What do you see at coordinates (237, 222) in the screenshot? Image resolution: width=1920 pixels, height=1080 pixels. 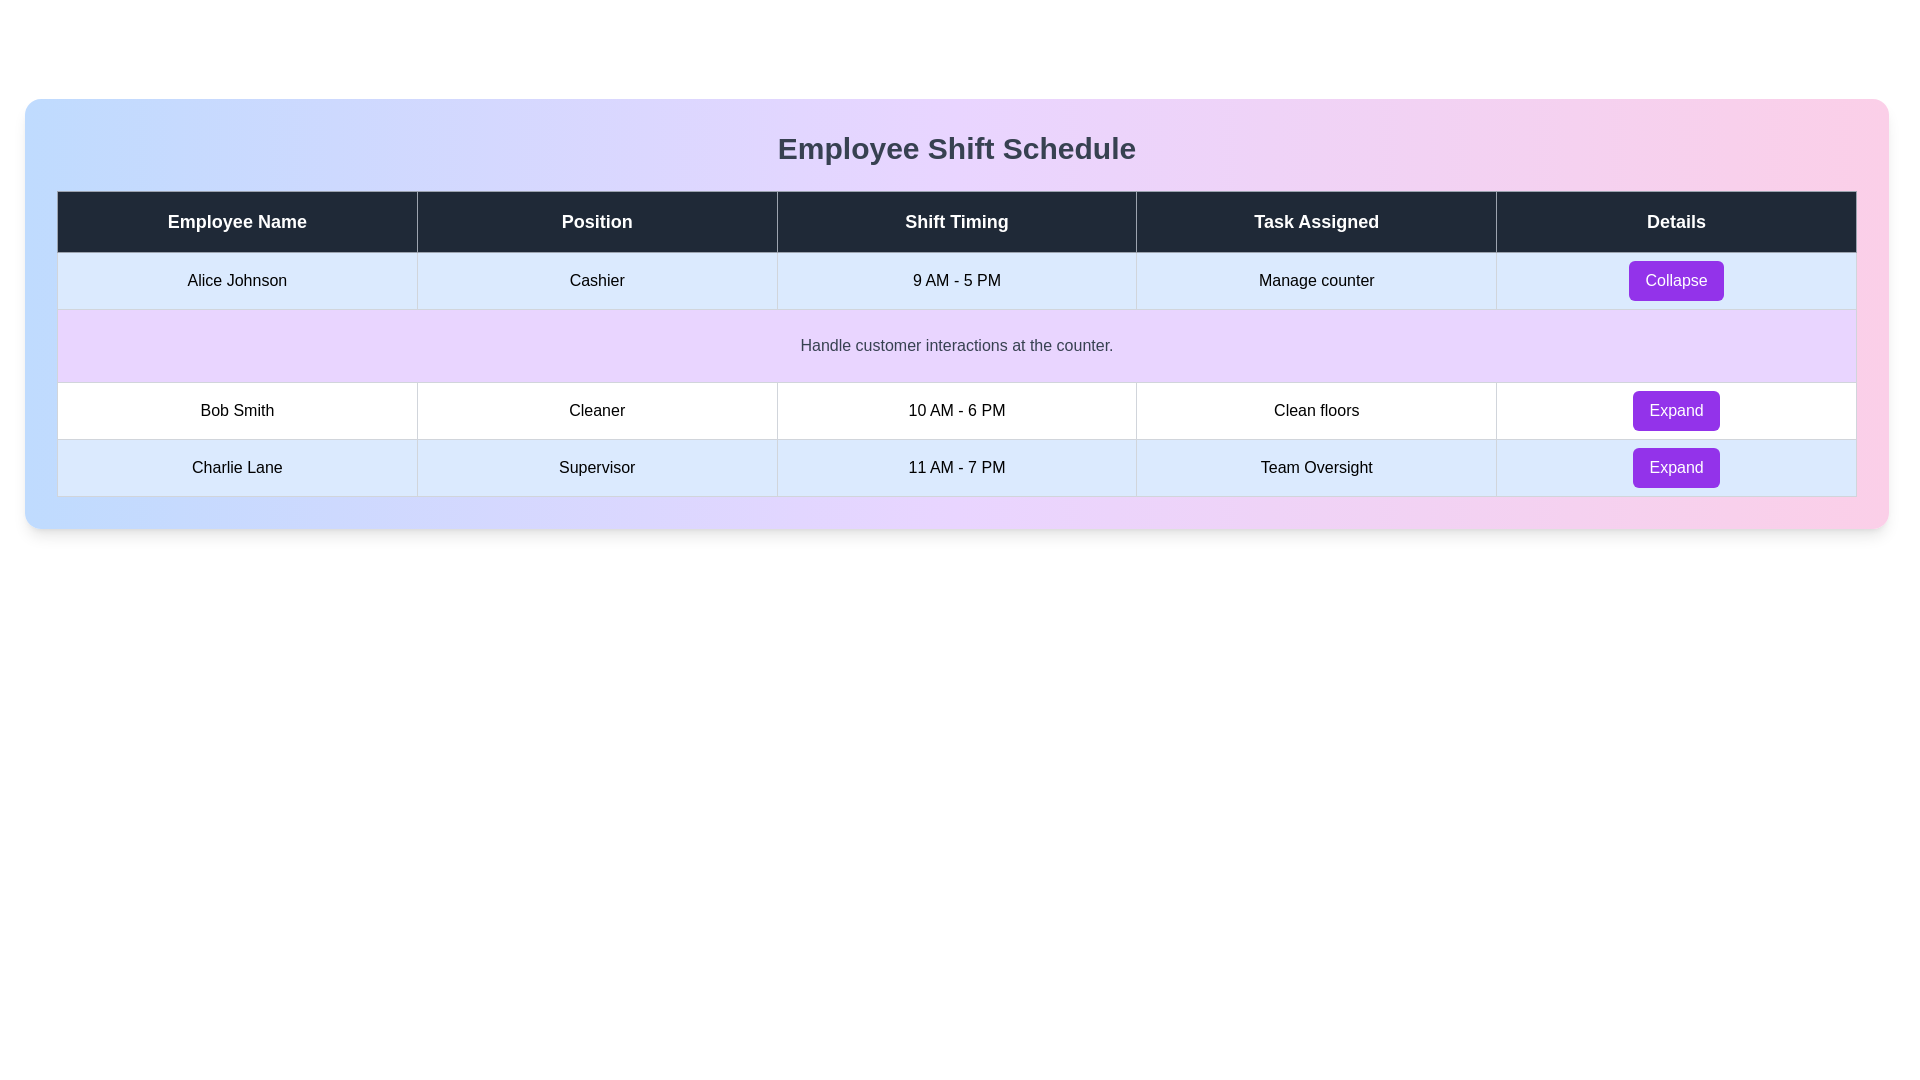 I see `displayed text of the 'Employee Name' label, which is a large white text on a dark background in the first column of the table header` at bounding box center [237, 222].